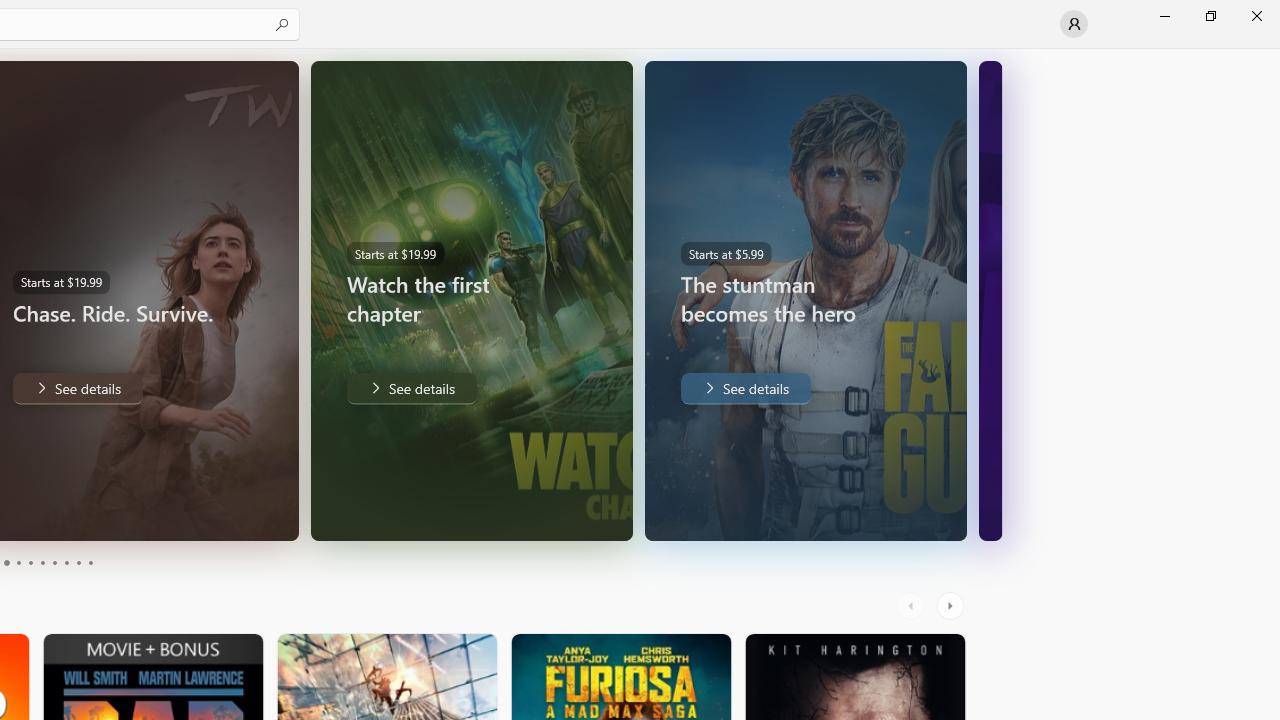 This screenshot has width=1280, height=720. What do you see at coordinates (951, 605) in the screenshot?
I see `'AutomationID: RightScrollButton'` at bounding box center [951, 605].